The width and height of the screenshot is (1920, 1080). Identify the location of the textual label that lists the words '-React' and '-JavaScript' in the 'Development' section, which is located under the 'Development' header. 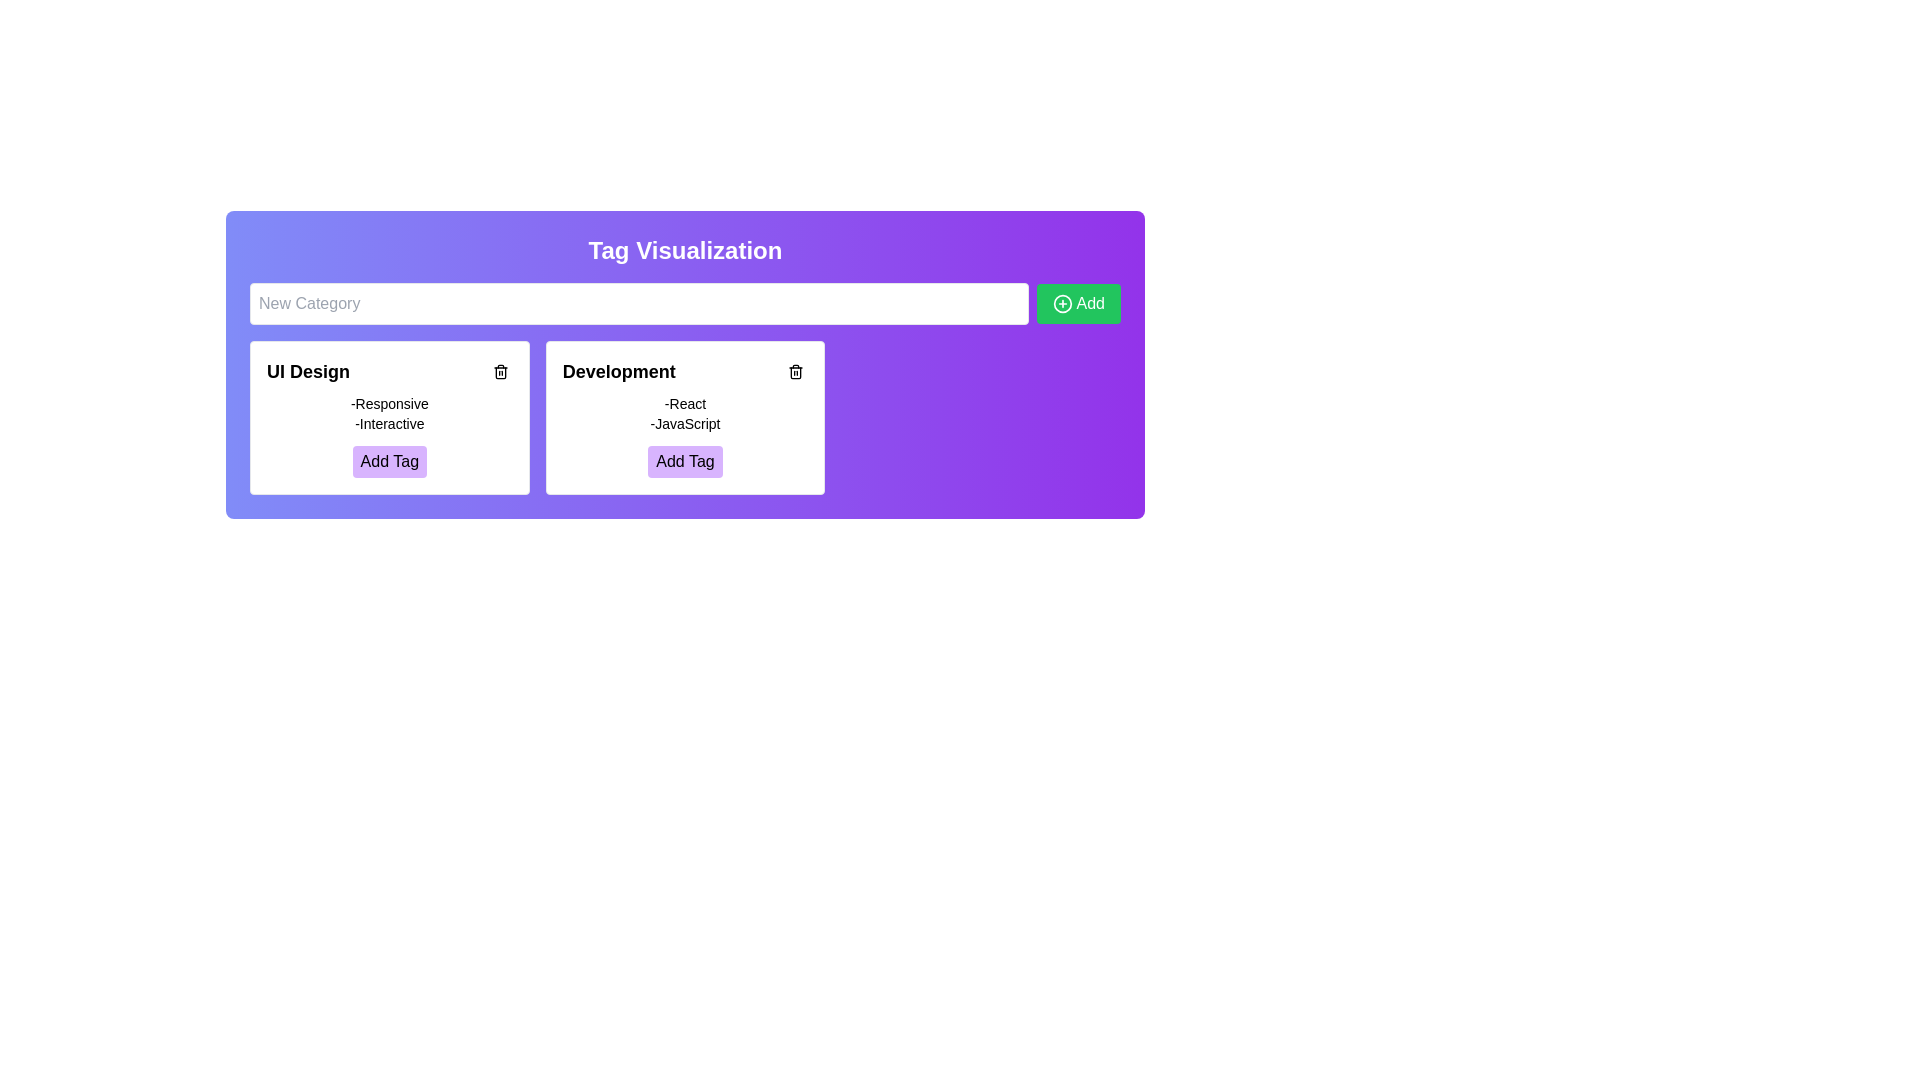
(685, 412).